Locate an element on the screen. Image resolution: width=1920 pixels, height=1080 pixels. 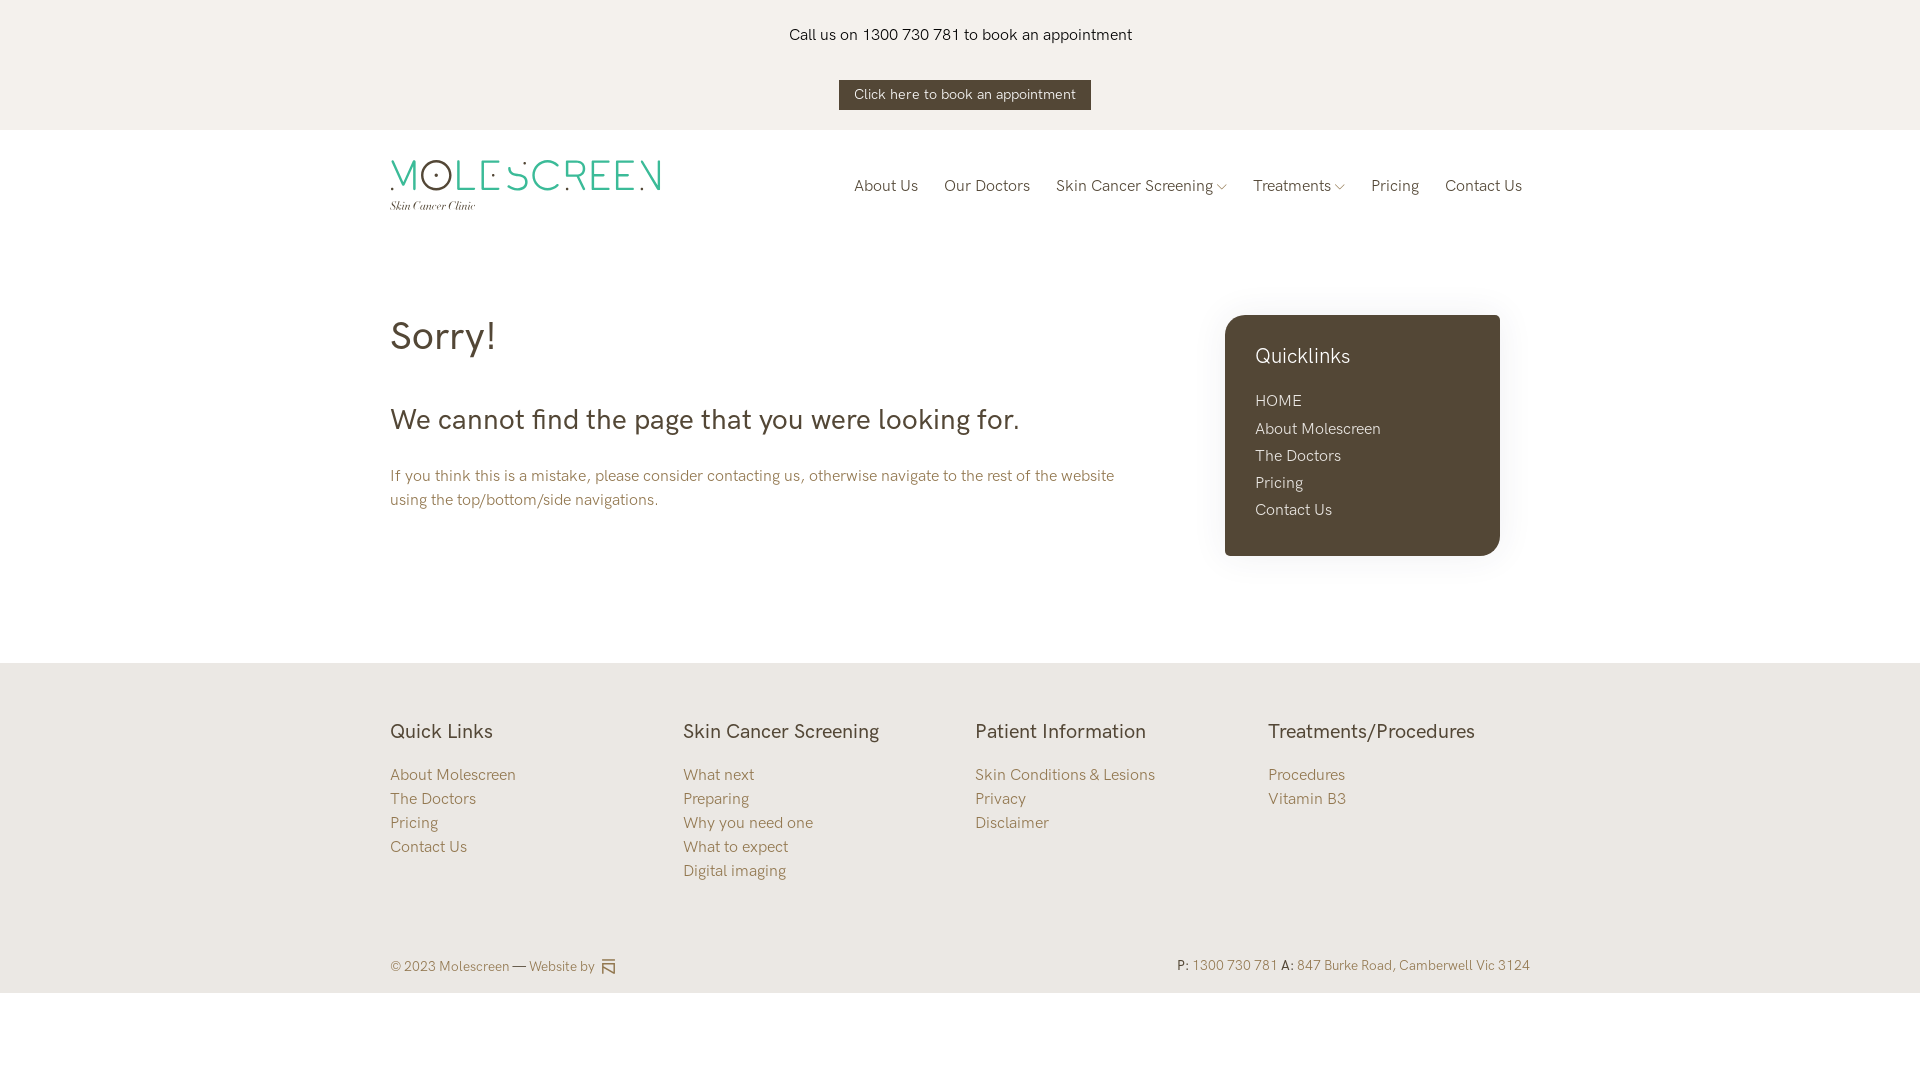
'contacting us' is located at coordinates (706, 476).